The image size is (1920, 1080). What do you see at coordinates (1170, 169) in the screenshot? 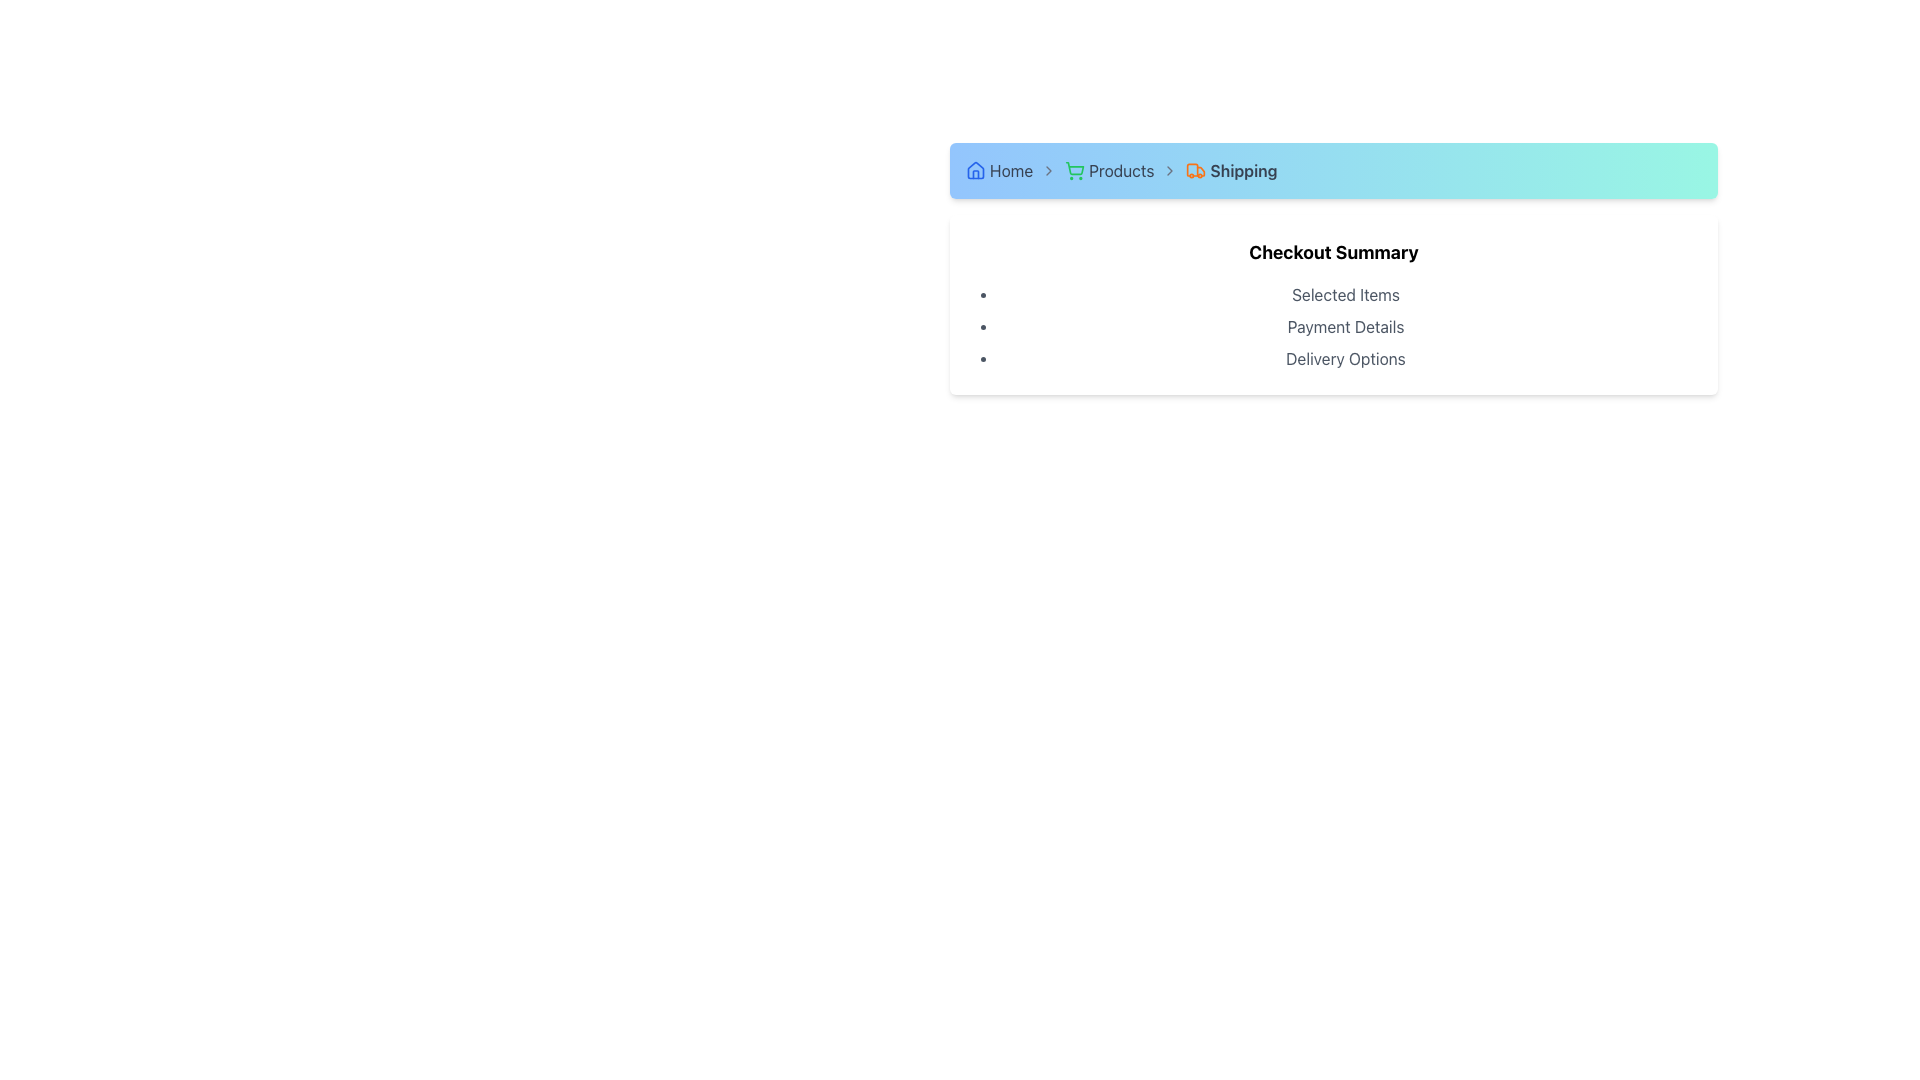
I see `the right-facing chevron icon in the breadcrumb navigation bar, which is styled with a thin stroke and rounded edges, located between 'Products' and 'Shipping'` at bounding box center [1170, 169].